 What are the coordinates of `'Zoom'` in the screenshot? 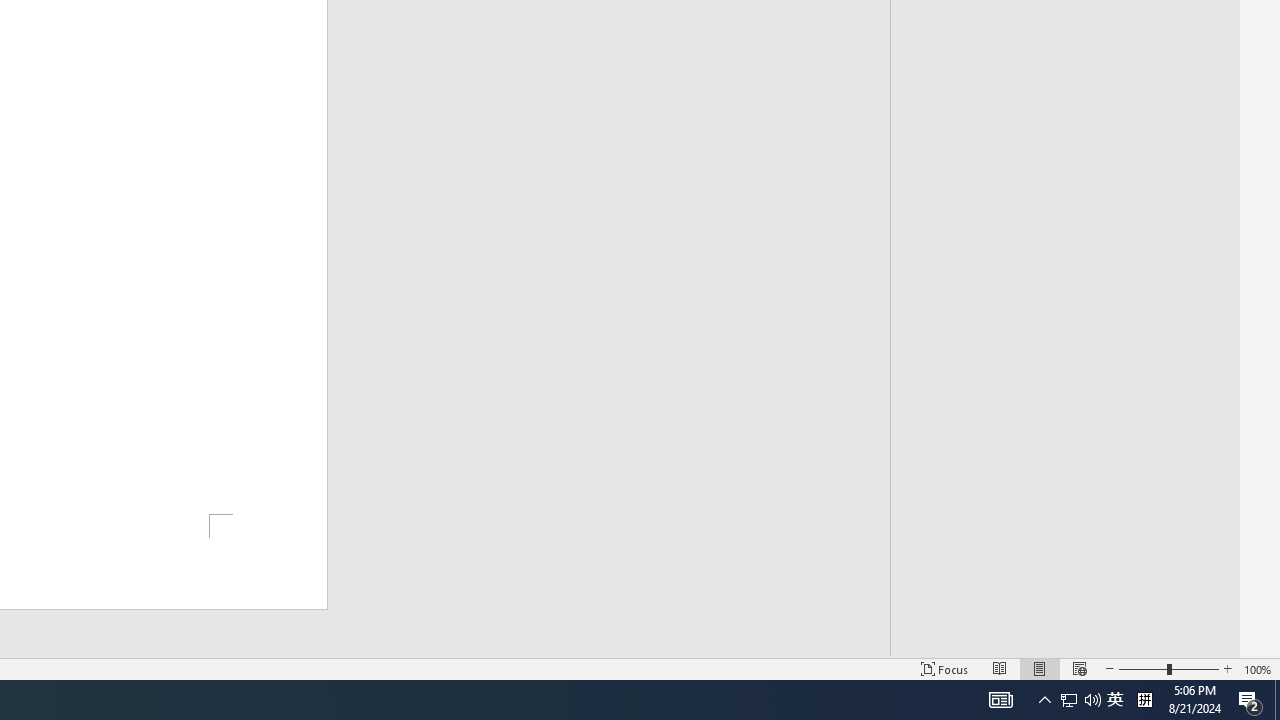 It's located at (1168, 669).